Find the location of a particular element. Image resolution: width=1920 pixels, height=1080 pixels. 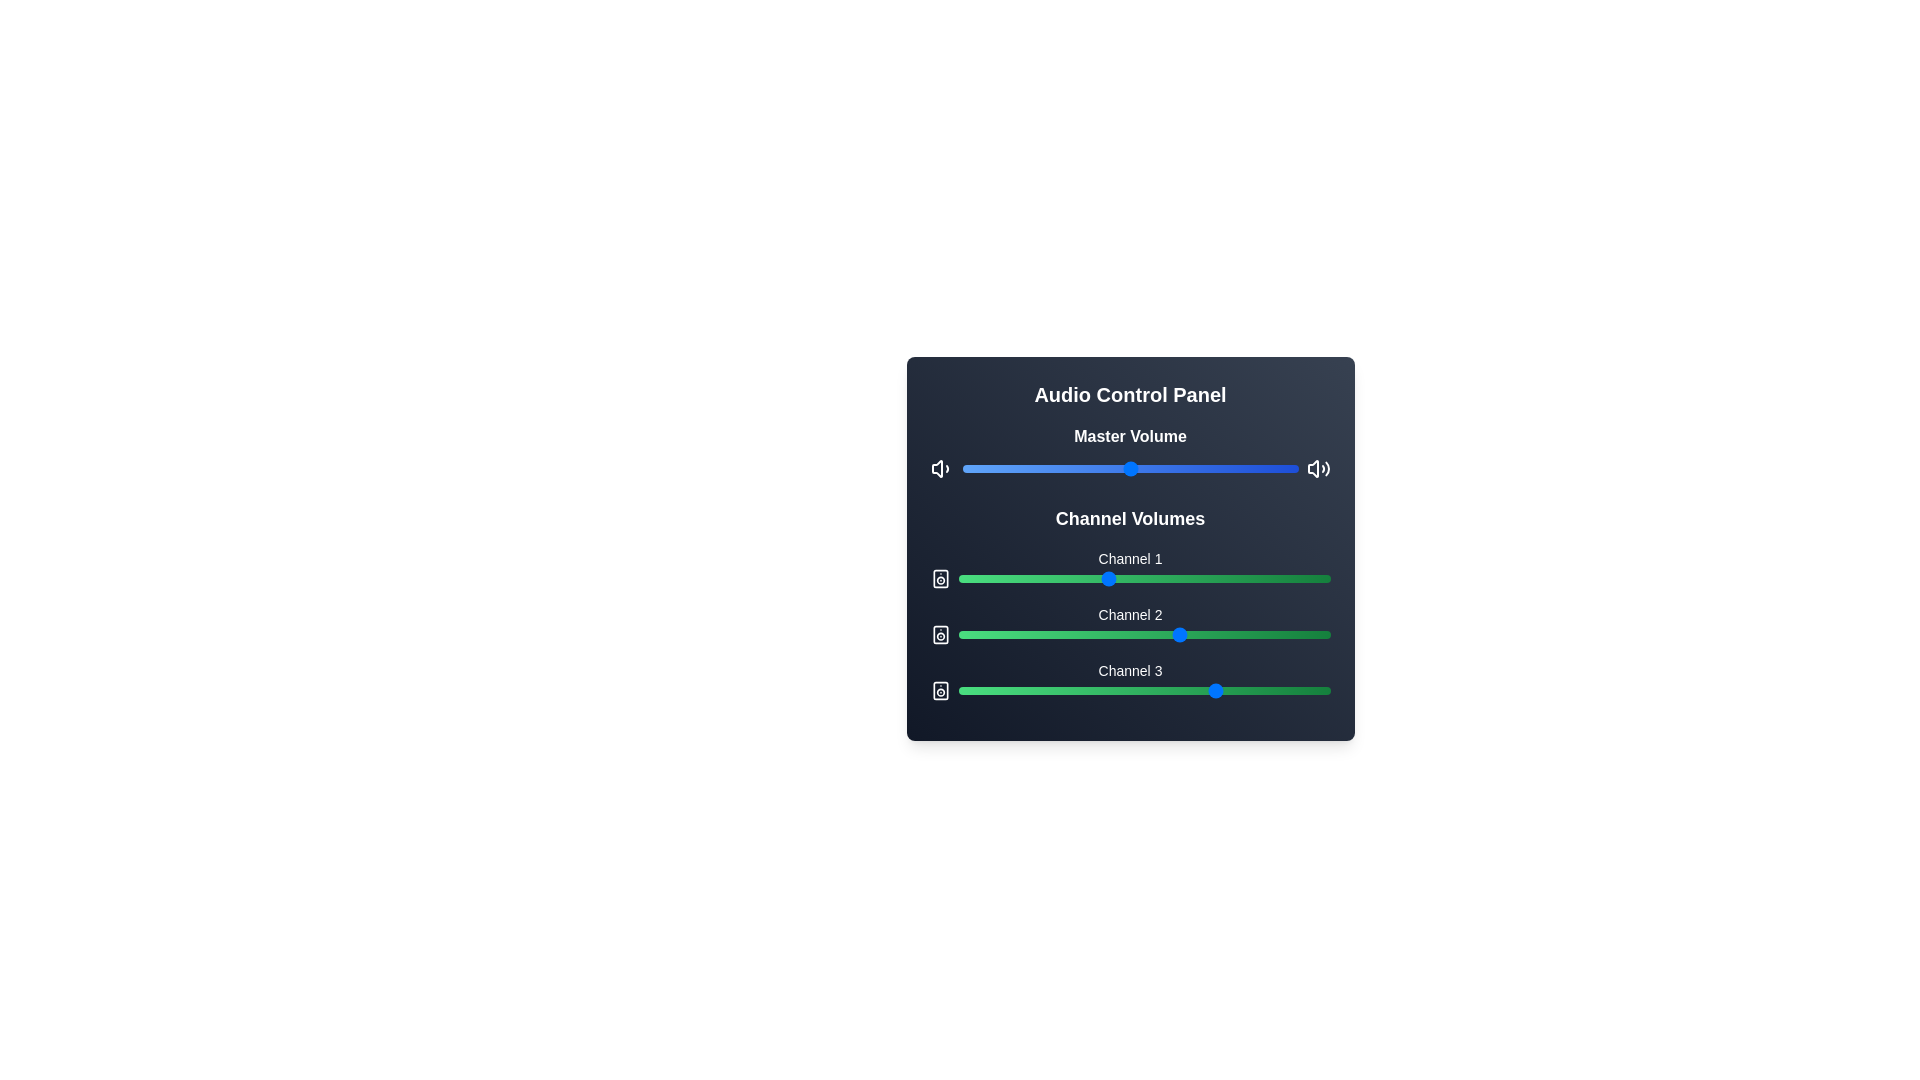

the volume of Channel 2 is located at coordinates (1091, 635).